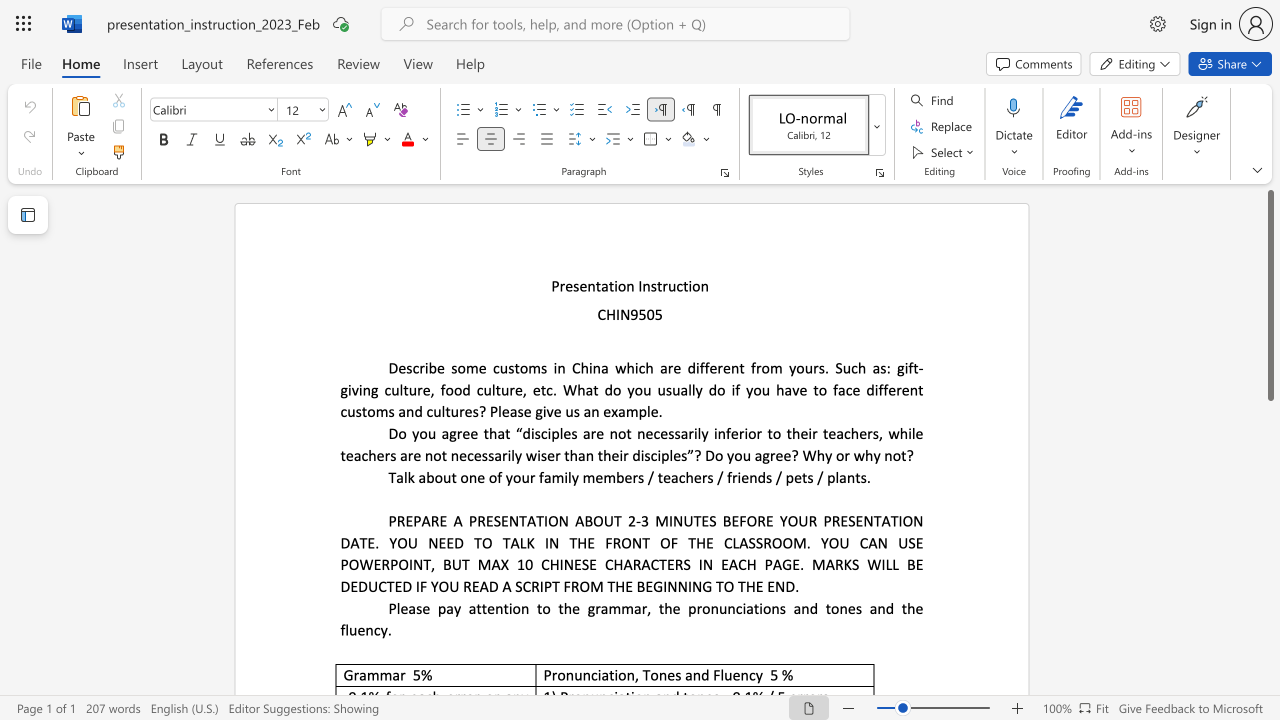  Describe the element at coordinates (1269, 598) in the screenshot. I see `the vertical scrollbar to lower the page content` at that location.